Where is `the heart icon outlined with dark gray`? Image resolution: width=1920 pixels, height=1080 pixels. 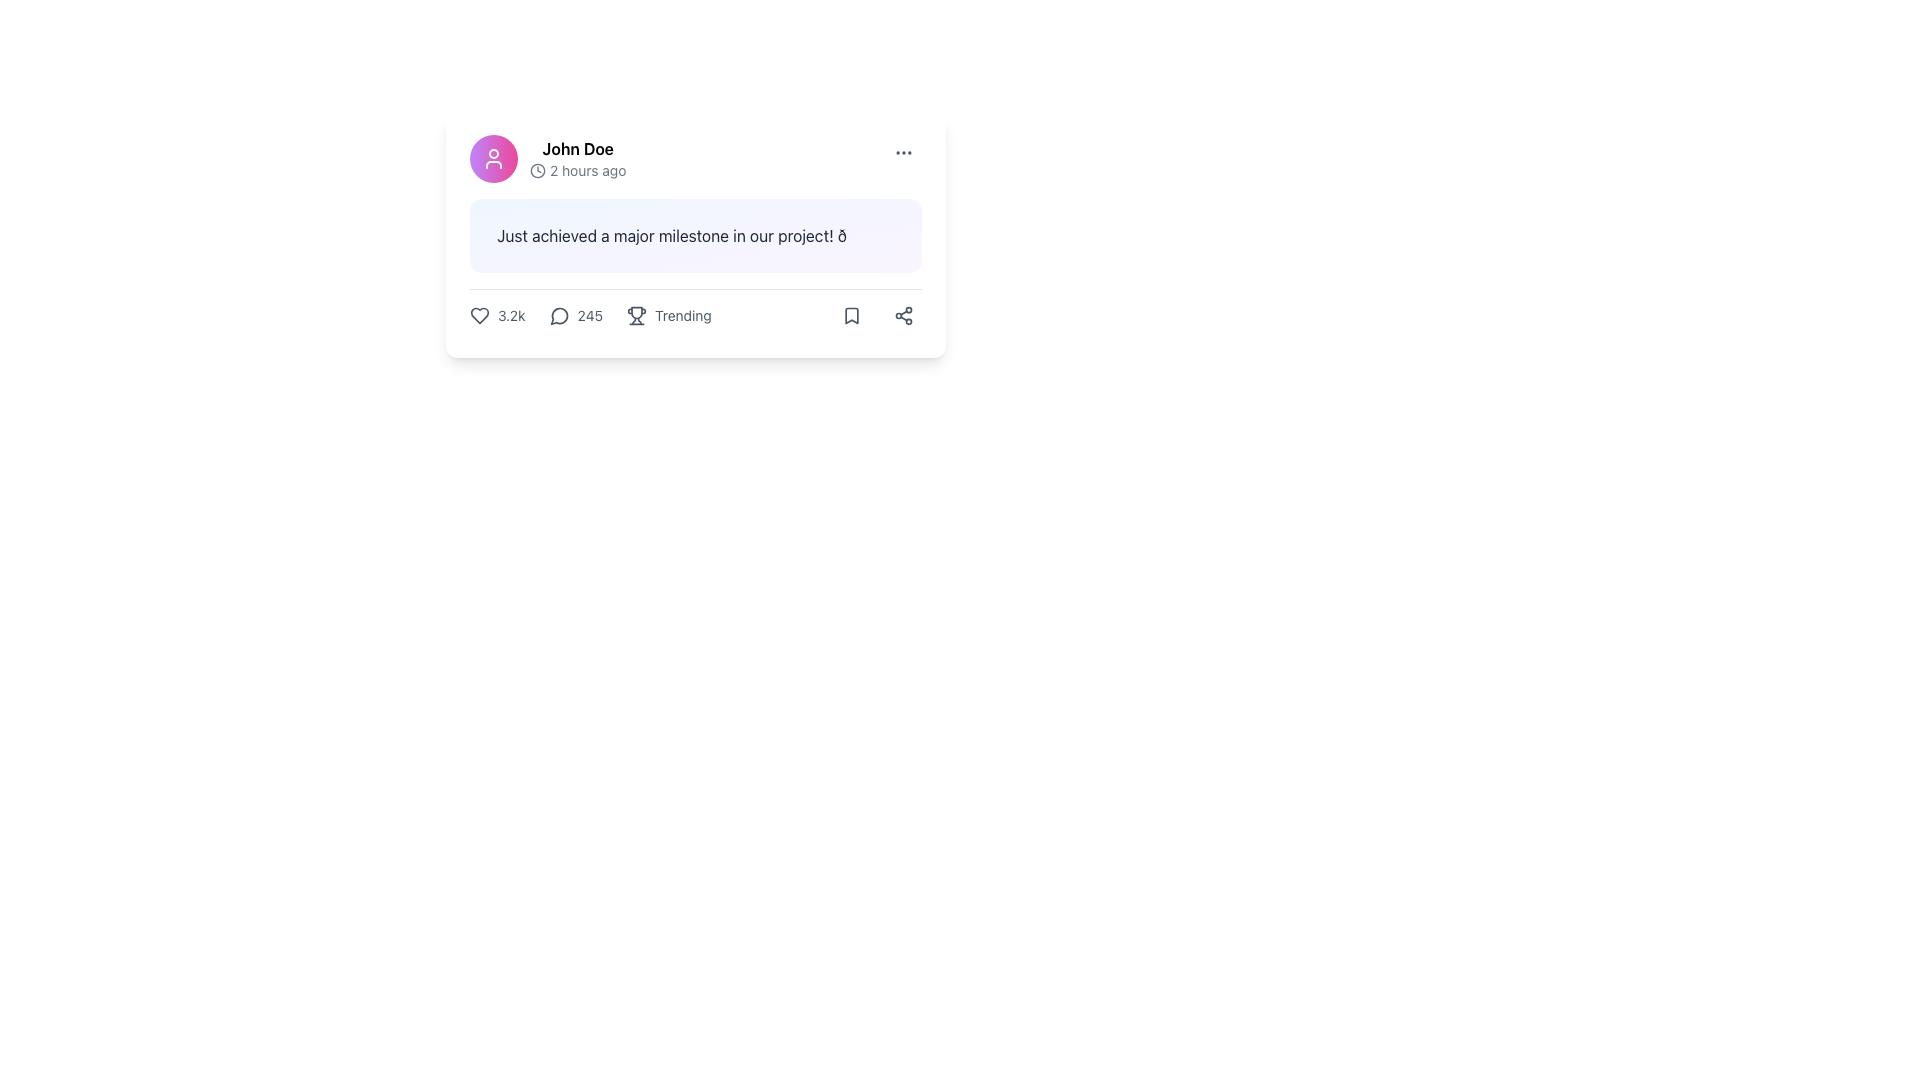
the heart icon outlined with dark gray is located at coordinates (480, 315).